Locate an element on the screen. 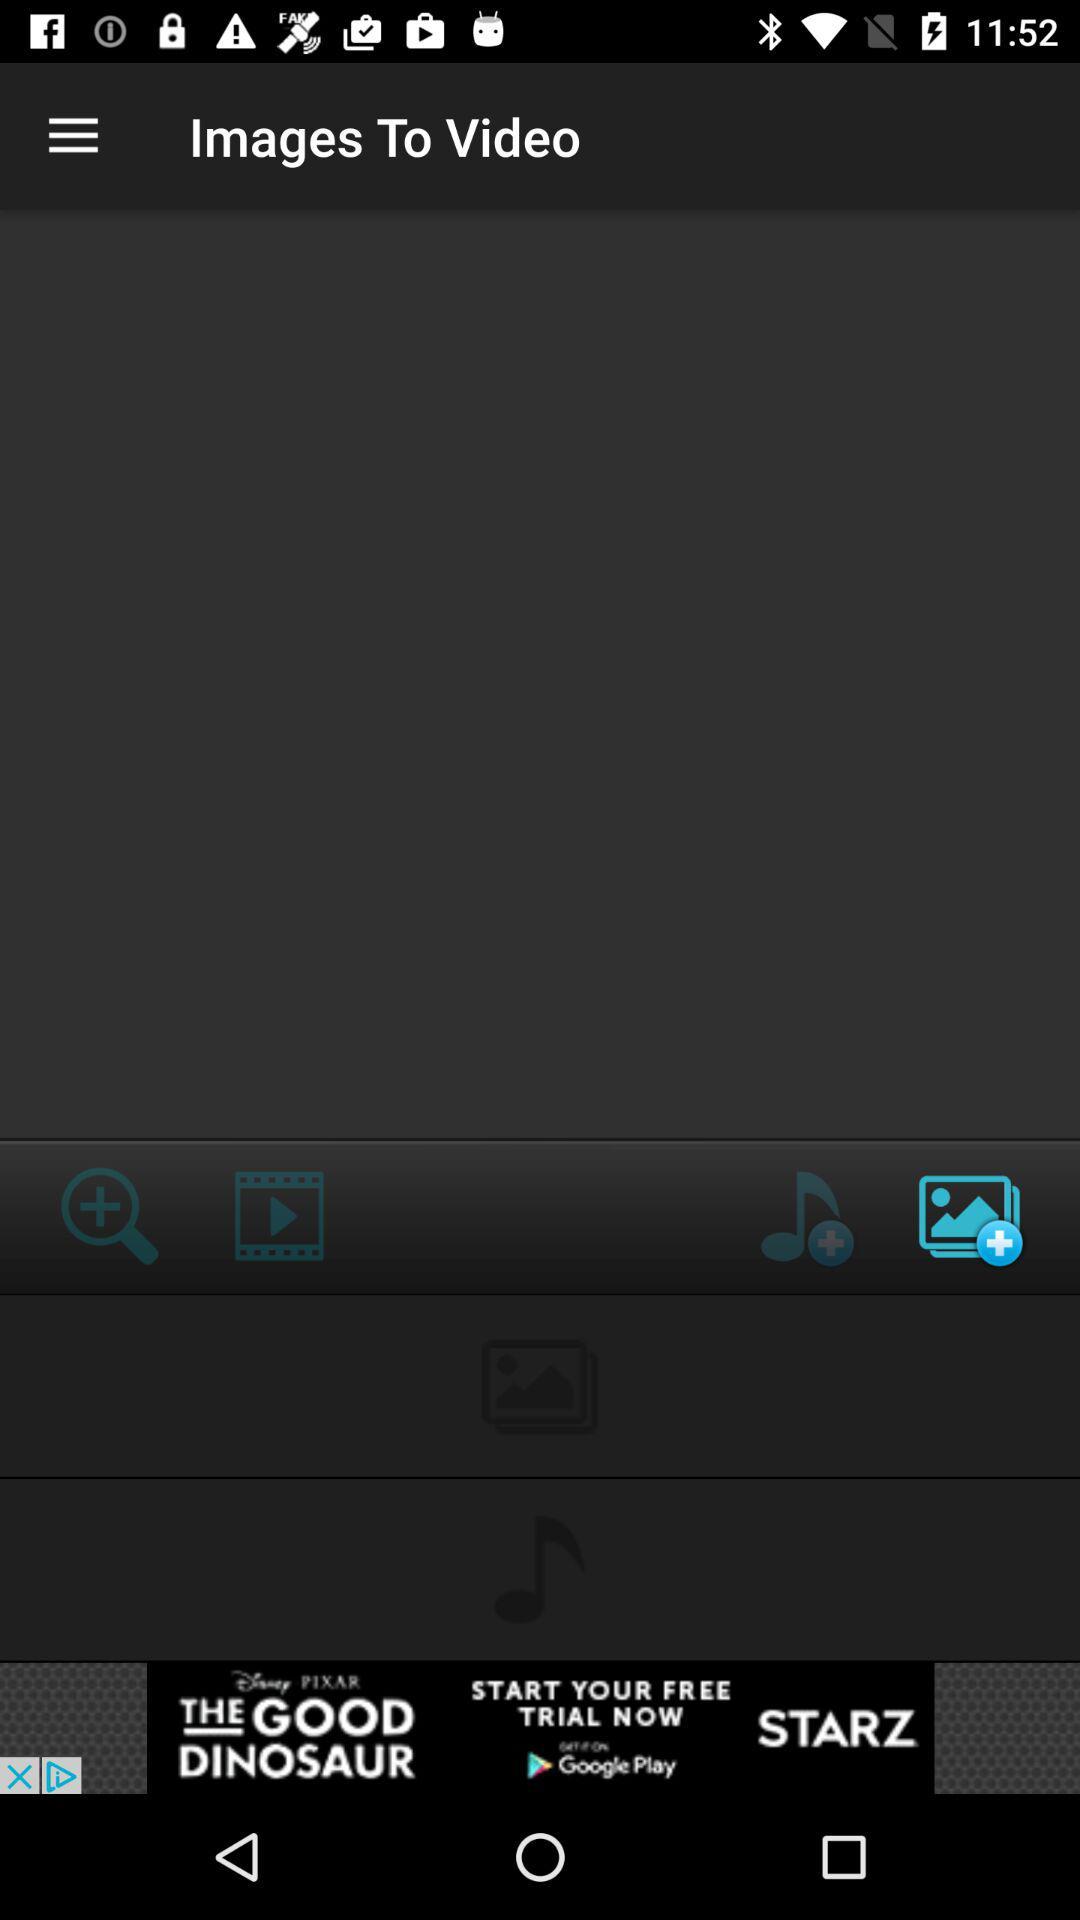 This screenshot has width=1080, height=1920. the wallpaper icon is located at coordinates (968, 1215).